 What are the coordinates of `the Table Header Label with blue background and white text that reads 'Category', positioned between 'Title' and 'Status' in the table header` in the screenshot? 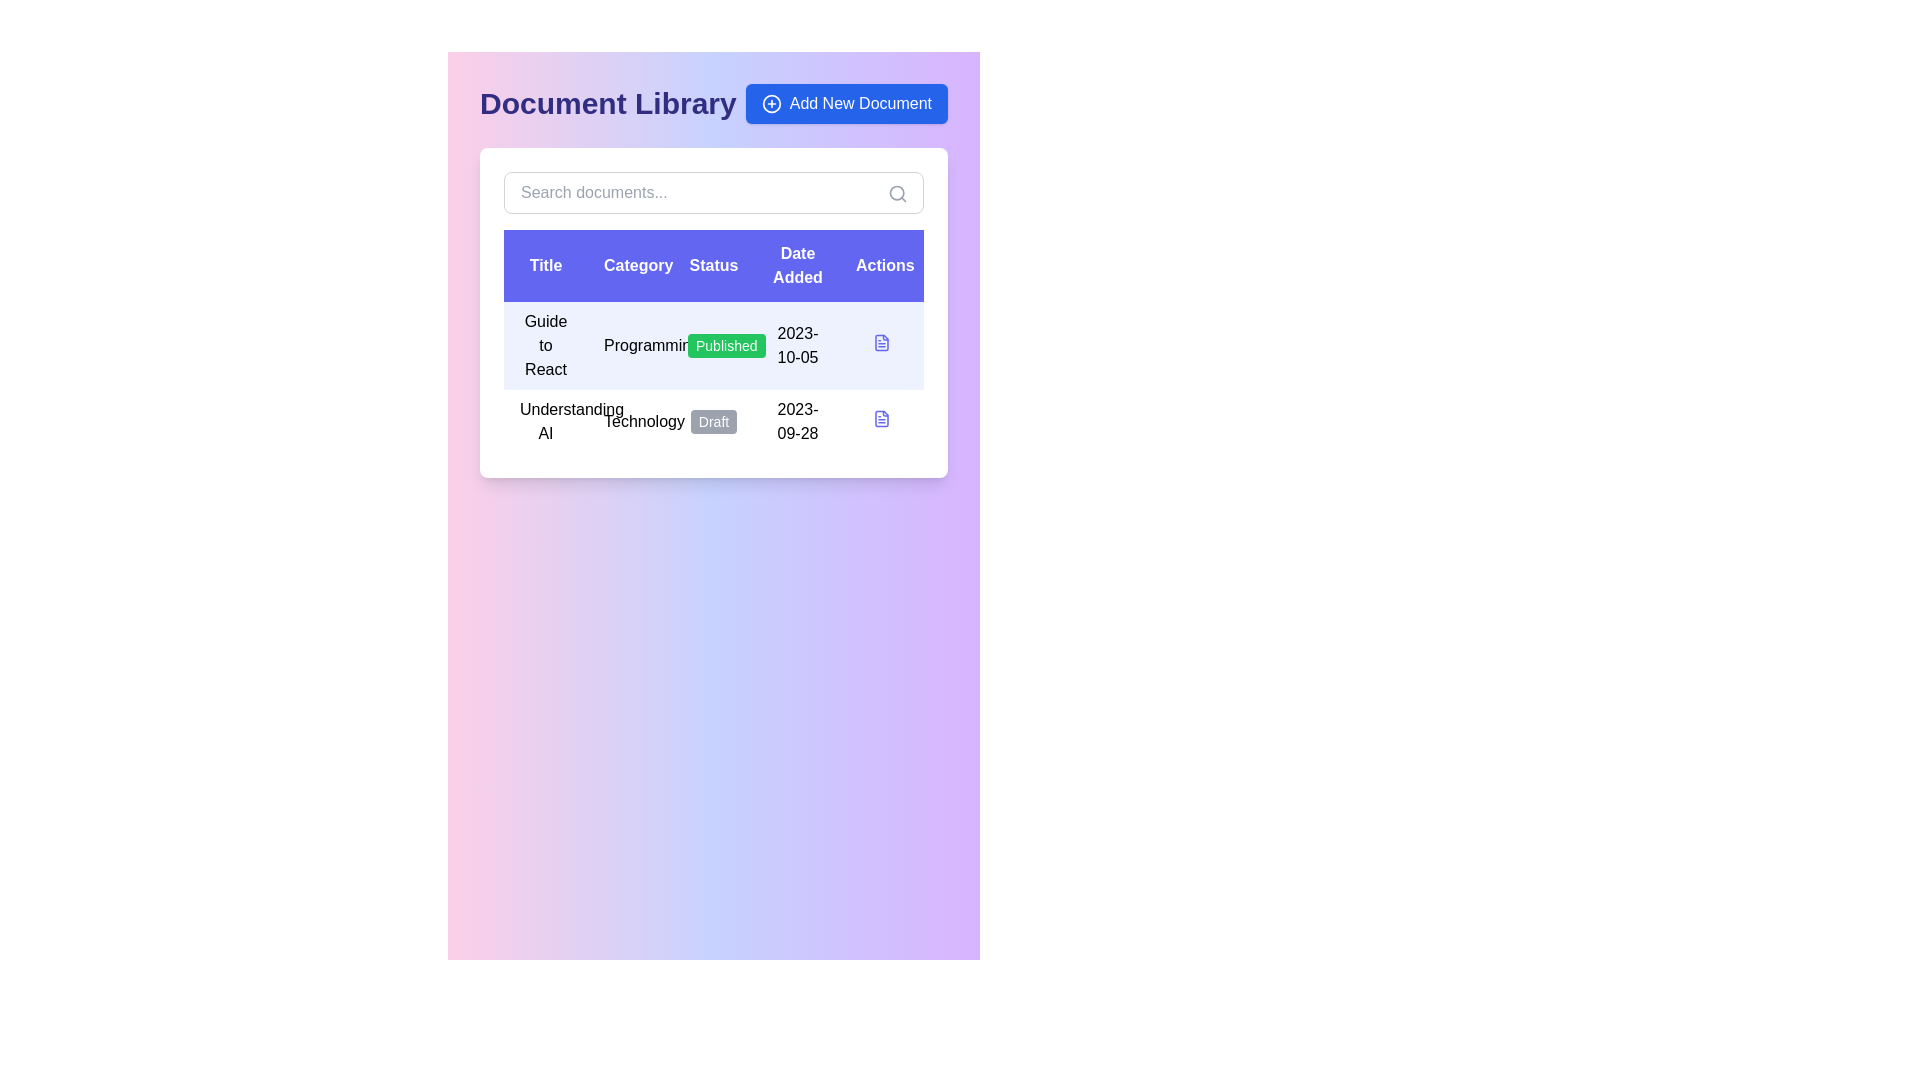 It's located at (628, 265).